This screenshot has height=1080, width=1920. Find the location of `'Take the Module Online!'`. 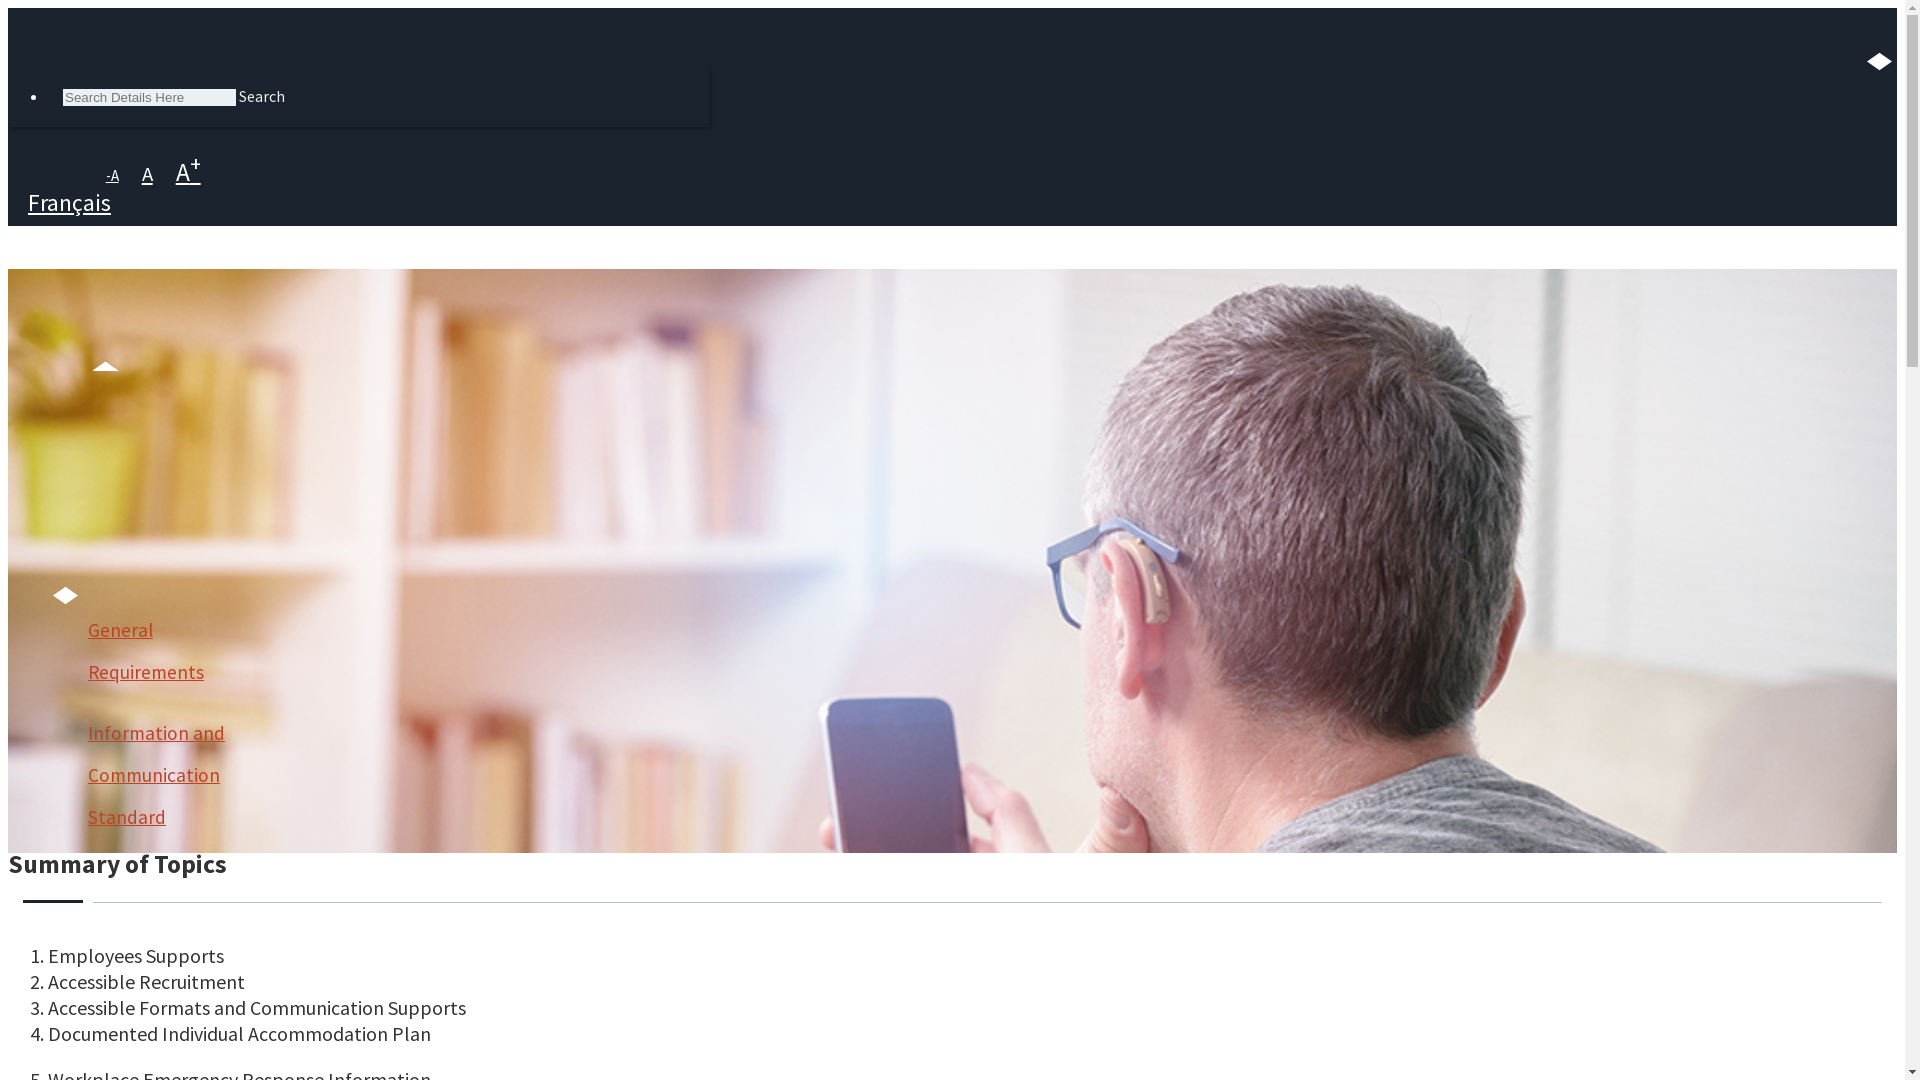

'Take the Module Online!' is located at coordinates (28, 769).